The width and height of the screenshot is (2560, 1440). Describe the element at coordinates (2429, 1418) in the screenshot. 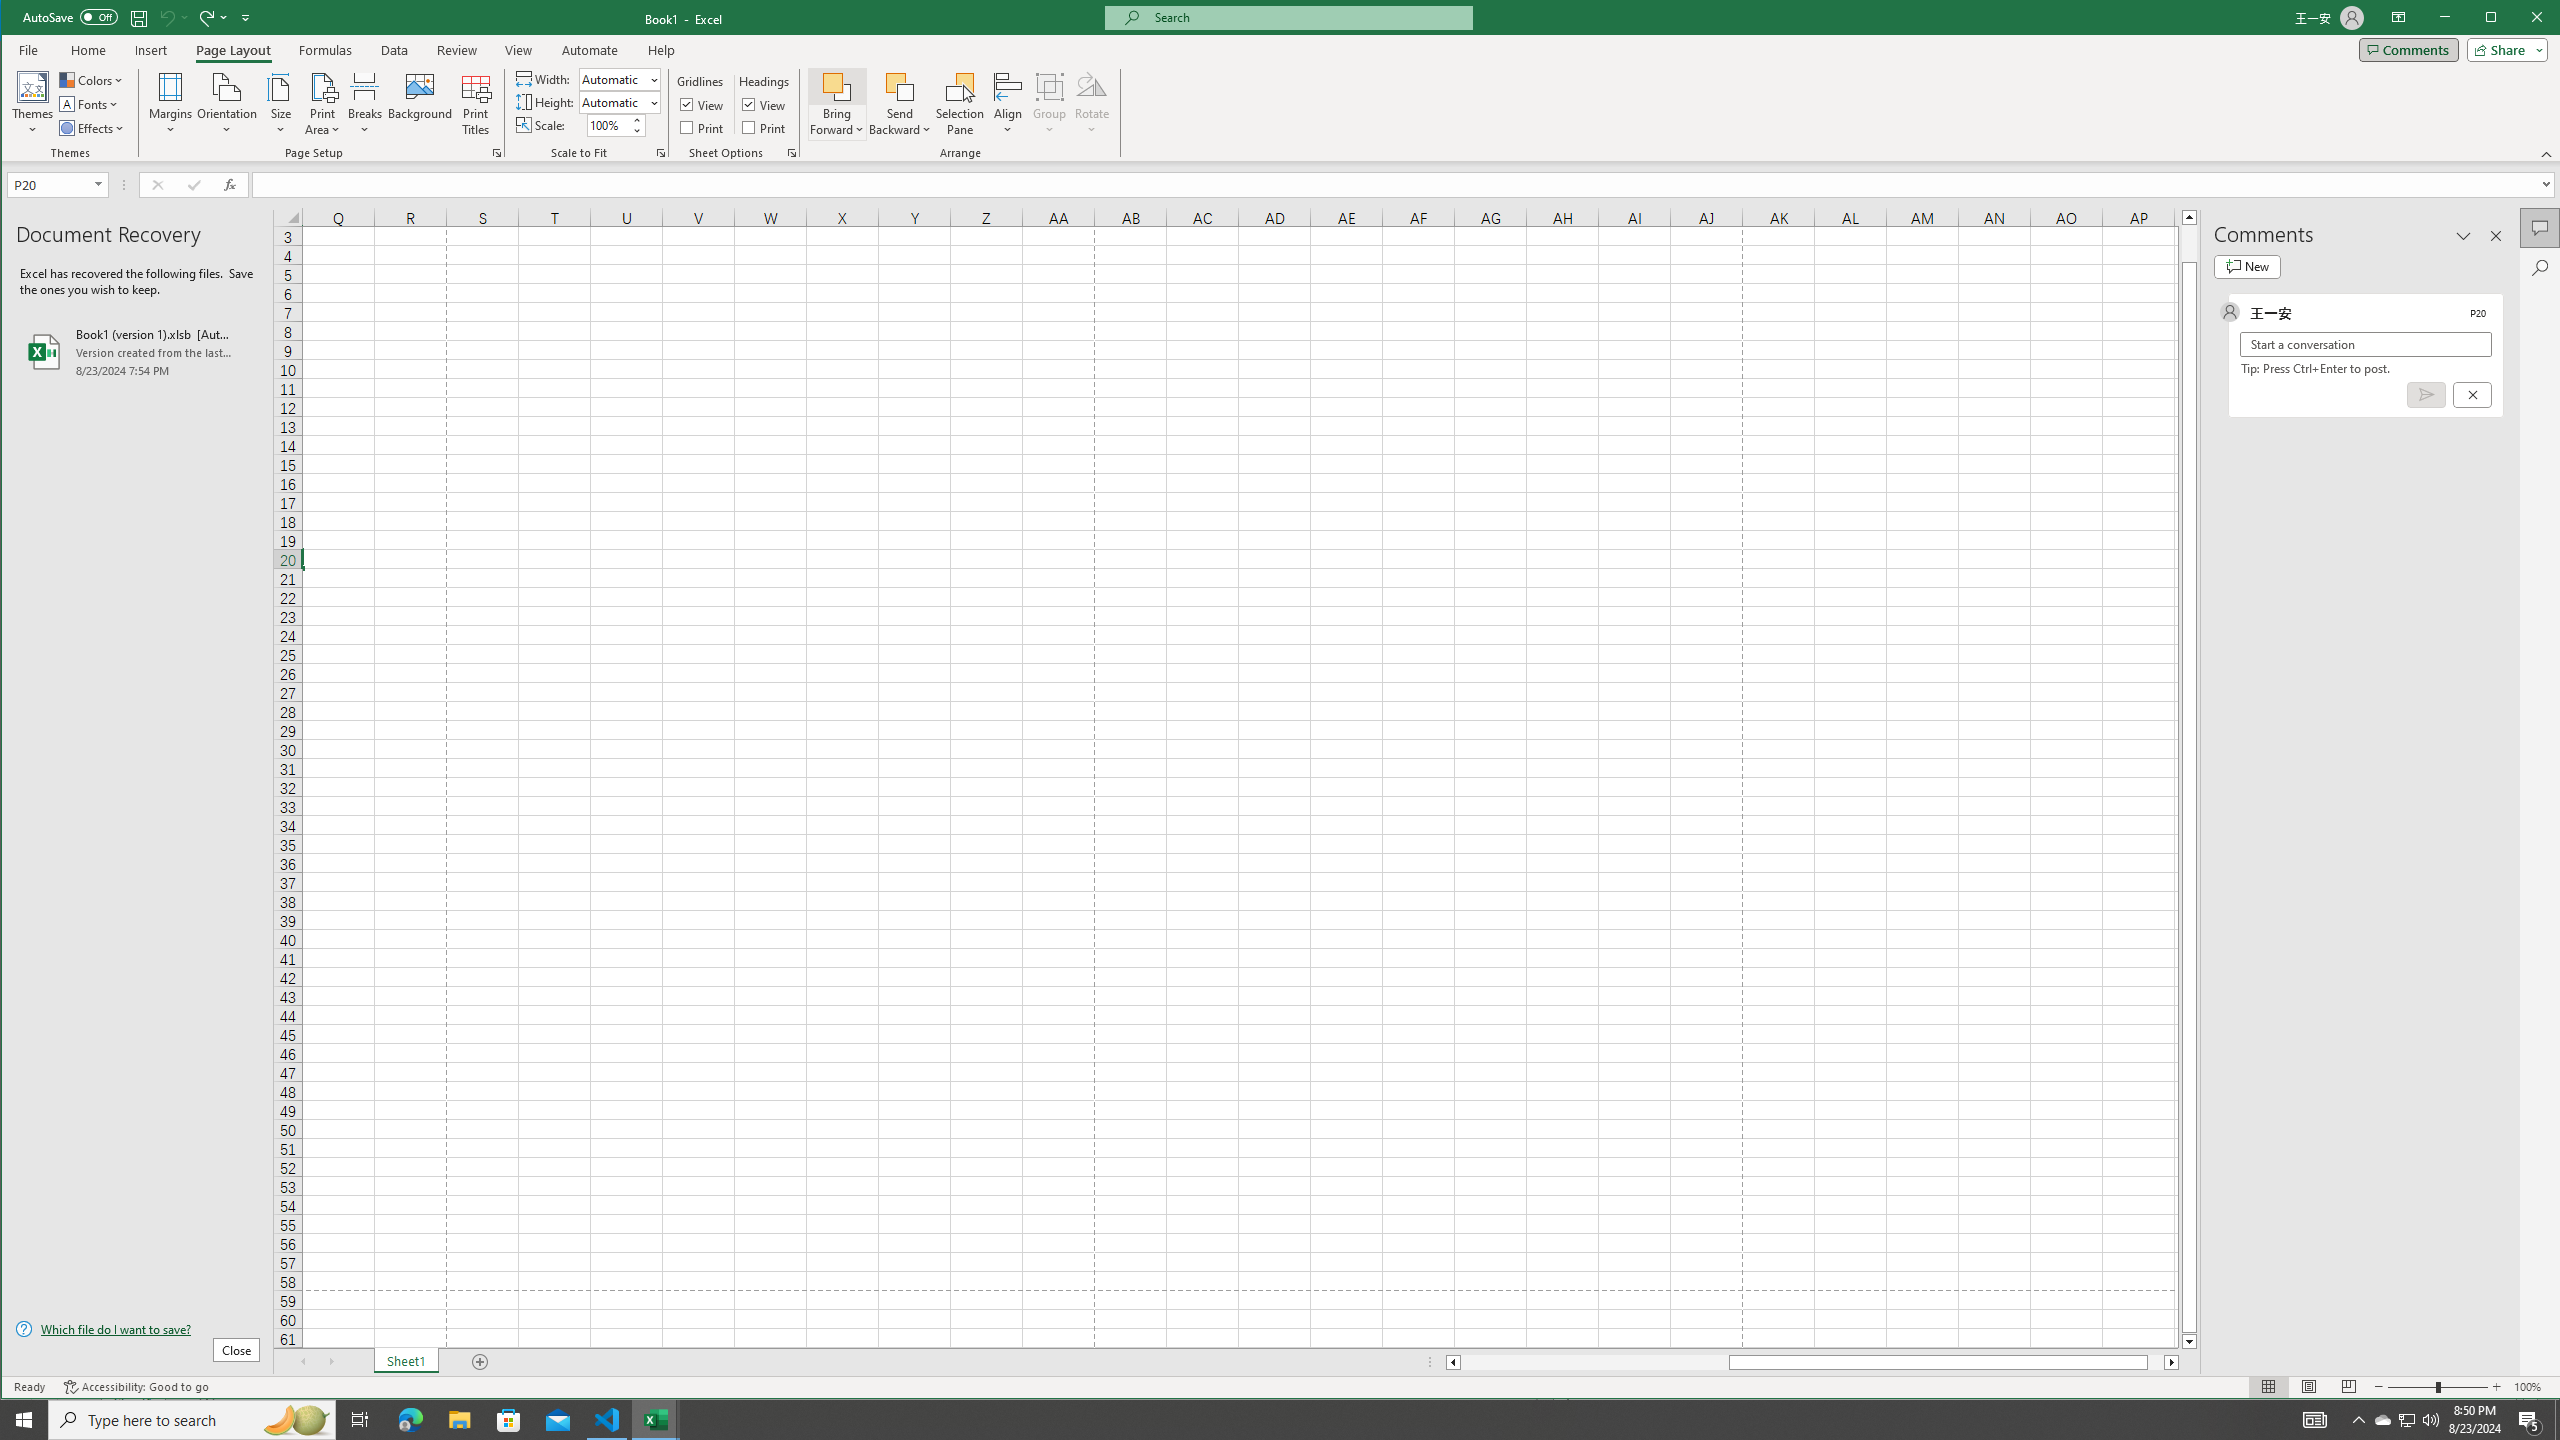

I see `'Q2790: 100%'` at that location.